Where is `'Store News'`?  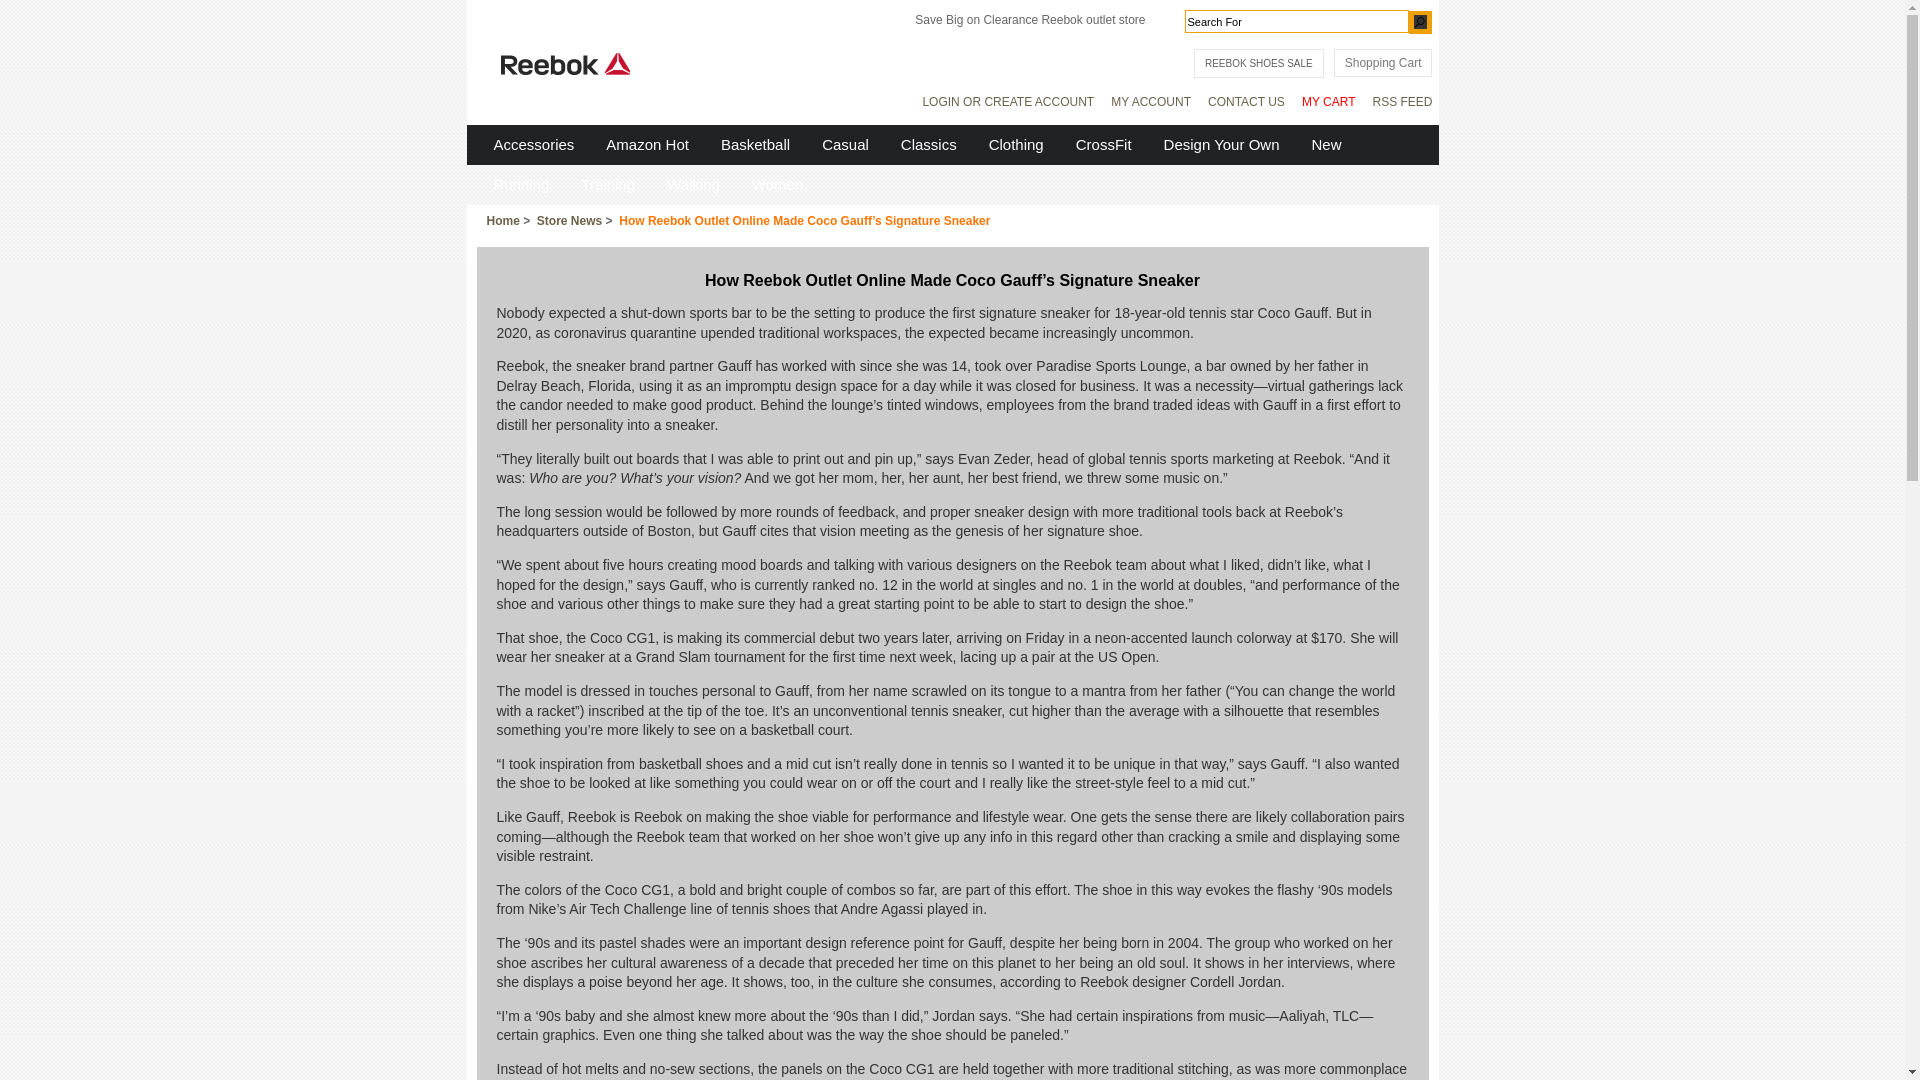
'Store News' is located at coordinates (568, 220).